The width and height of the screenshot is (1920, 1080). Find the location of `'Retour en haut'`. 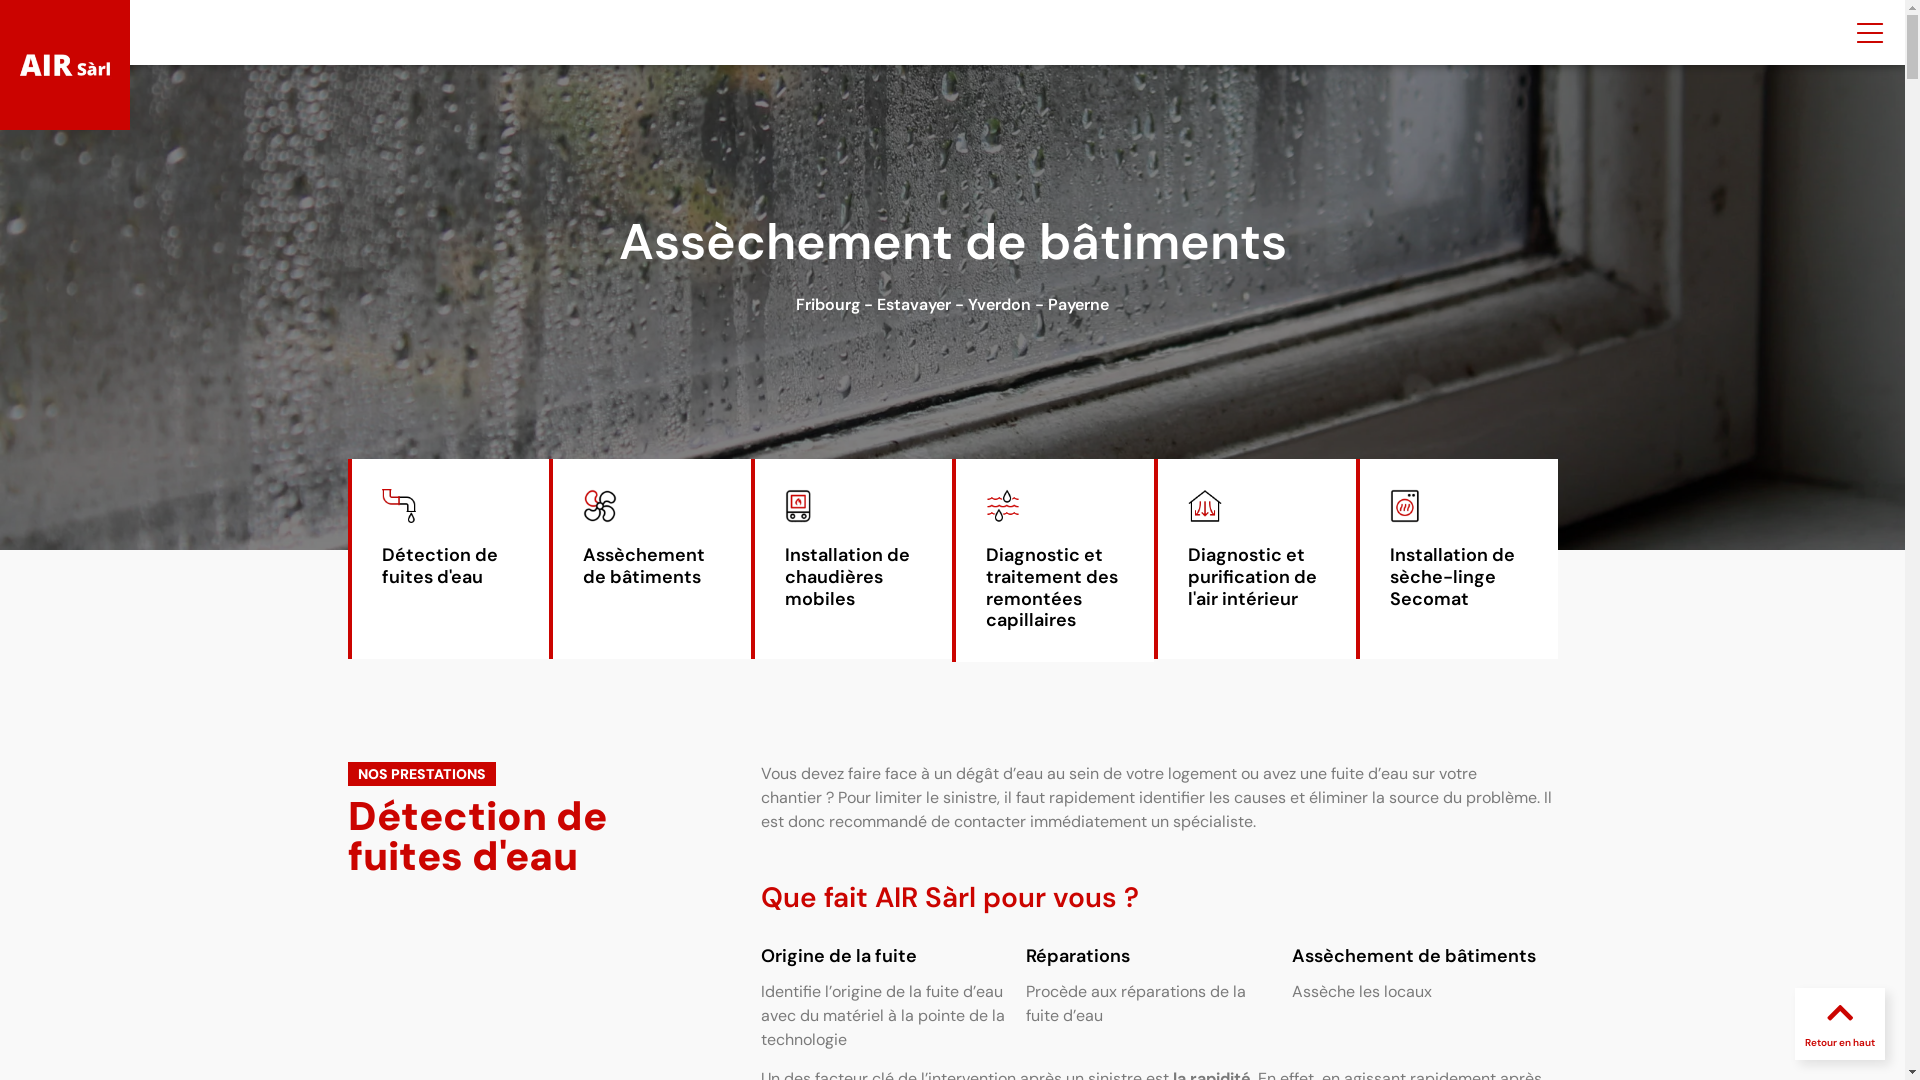

'Retour en haut' is located at coordinates (1839, 1041).